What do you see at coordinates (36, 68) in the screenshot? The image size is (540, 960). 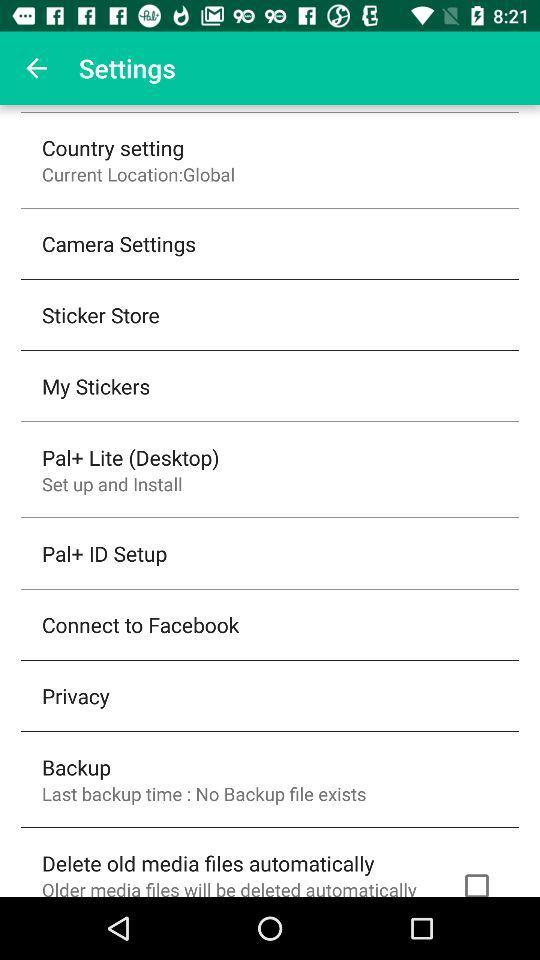 I see `icon to the left of settings item` at bounding box center [36, 68].